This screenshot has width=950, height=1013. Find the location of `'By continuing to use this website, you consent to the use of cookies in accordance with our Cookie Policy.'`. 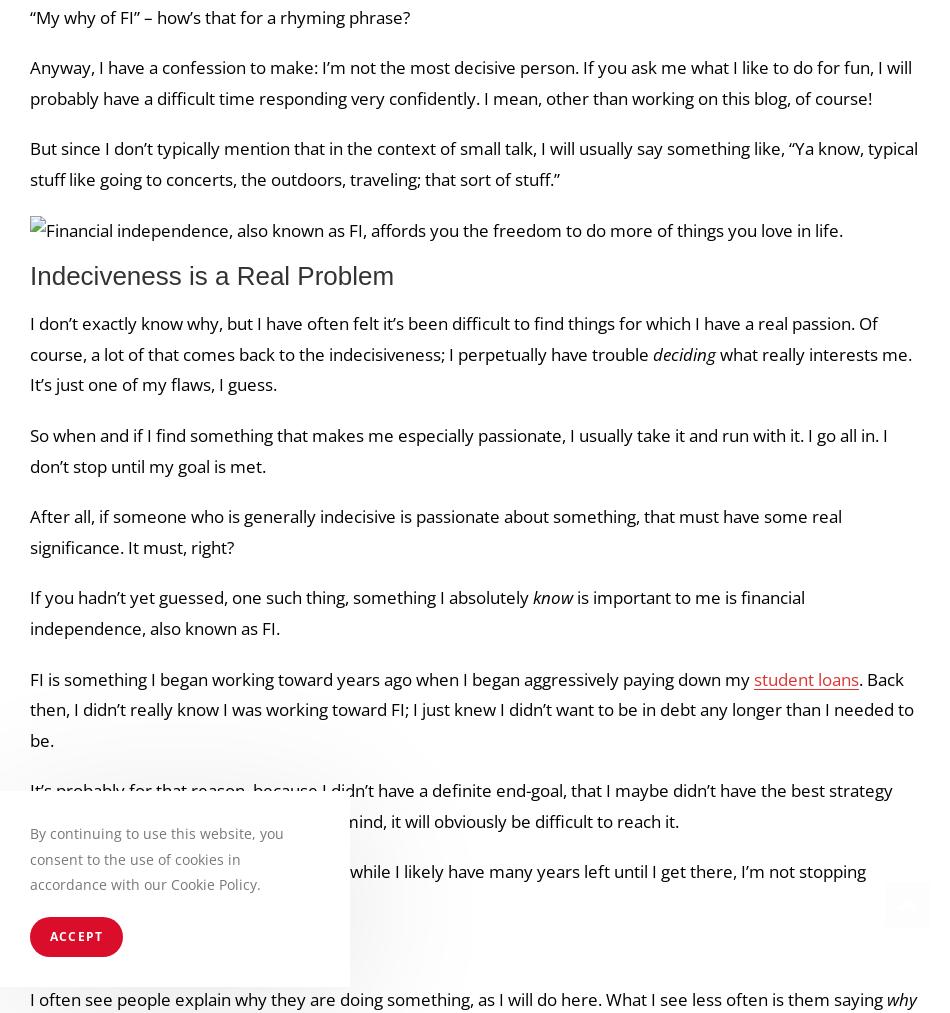

'By continuing to use this website, you consent to the use of cookies in accordance with our Cookie Policy.' is located at coordinates (157, 857).